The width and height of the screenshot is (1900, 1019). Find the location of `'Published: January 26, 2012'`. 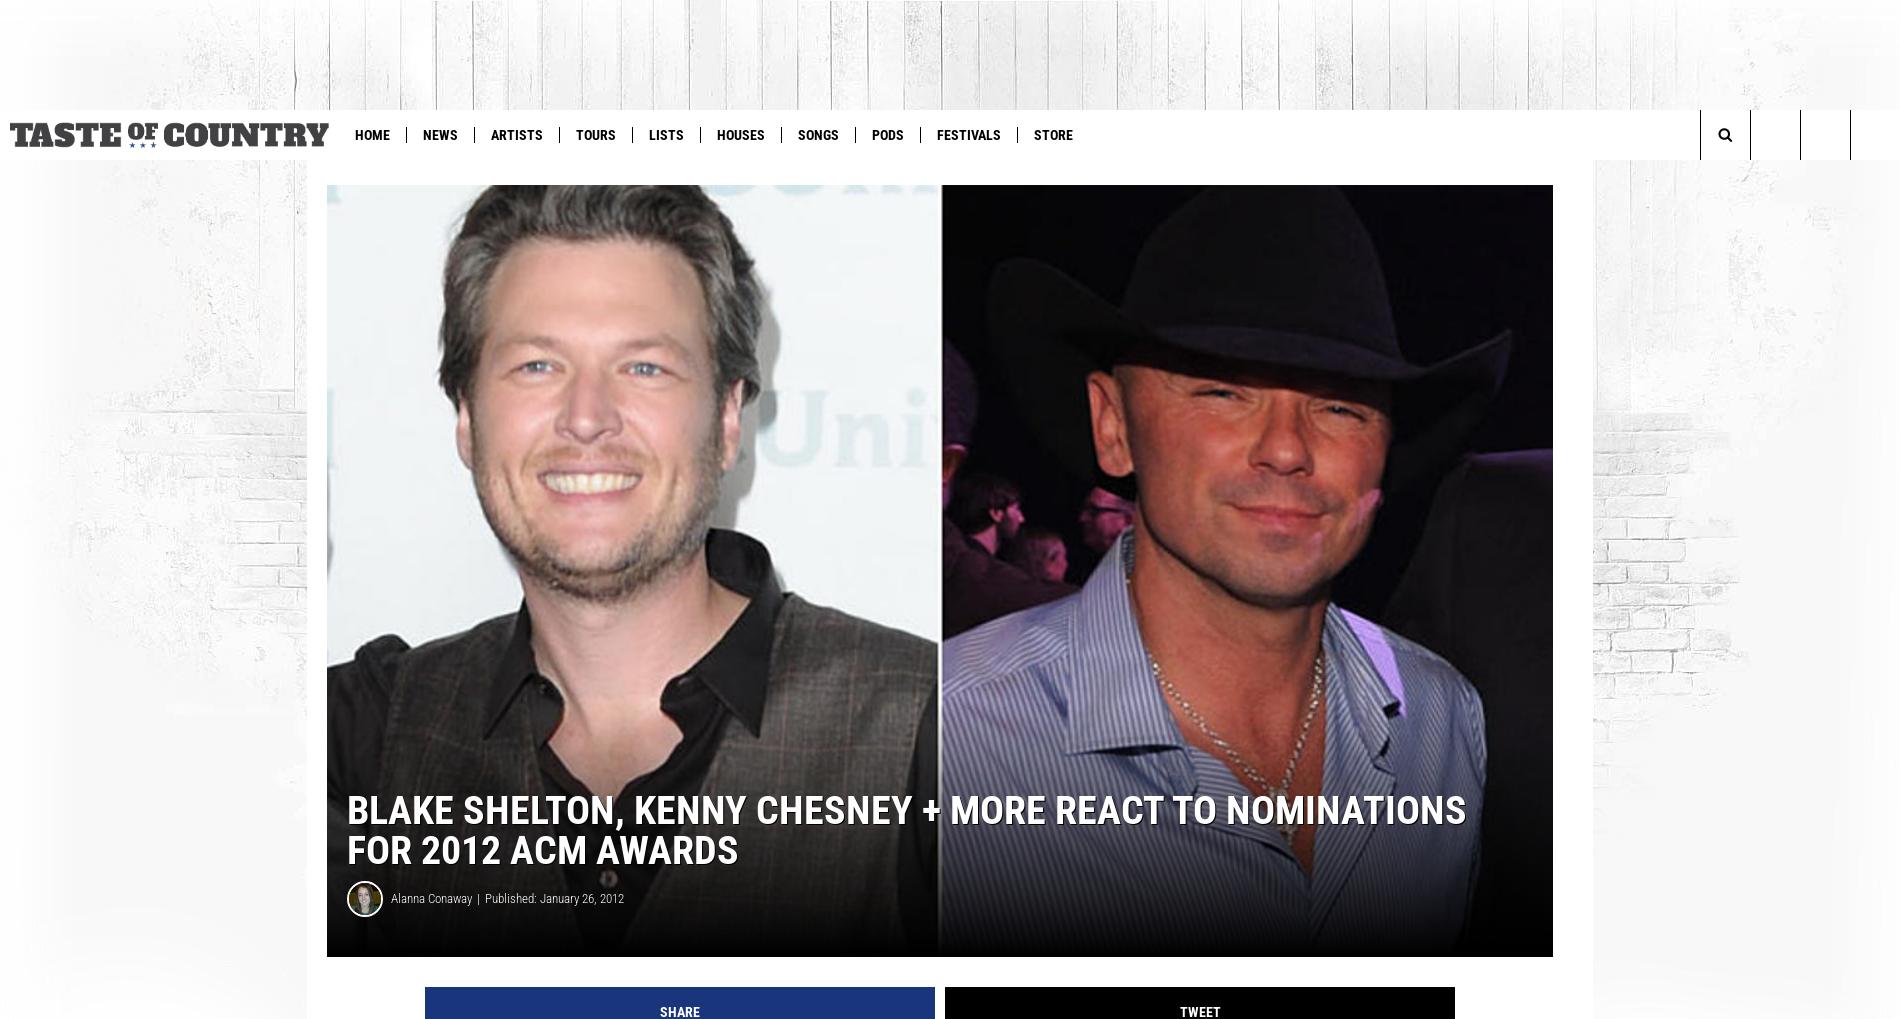

'Published: January 26, 2012' is located at coordinates (554, 929).